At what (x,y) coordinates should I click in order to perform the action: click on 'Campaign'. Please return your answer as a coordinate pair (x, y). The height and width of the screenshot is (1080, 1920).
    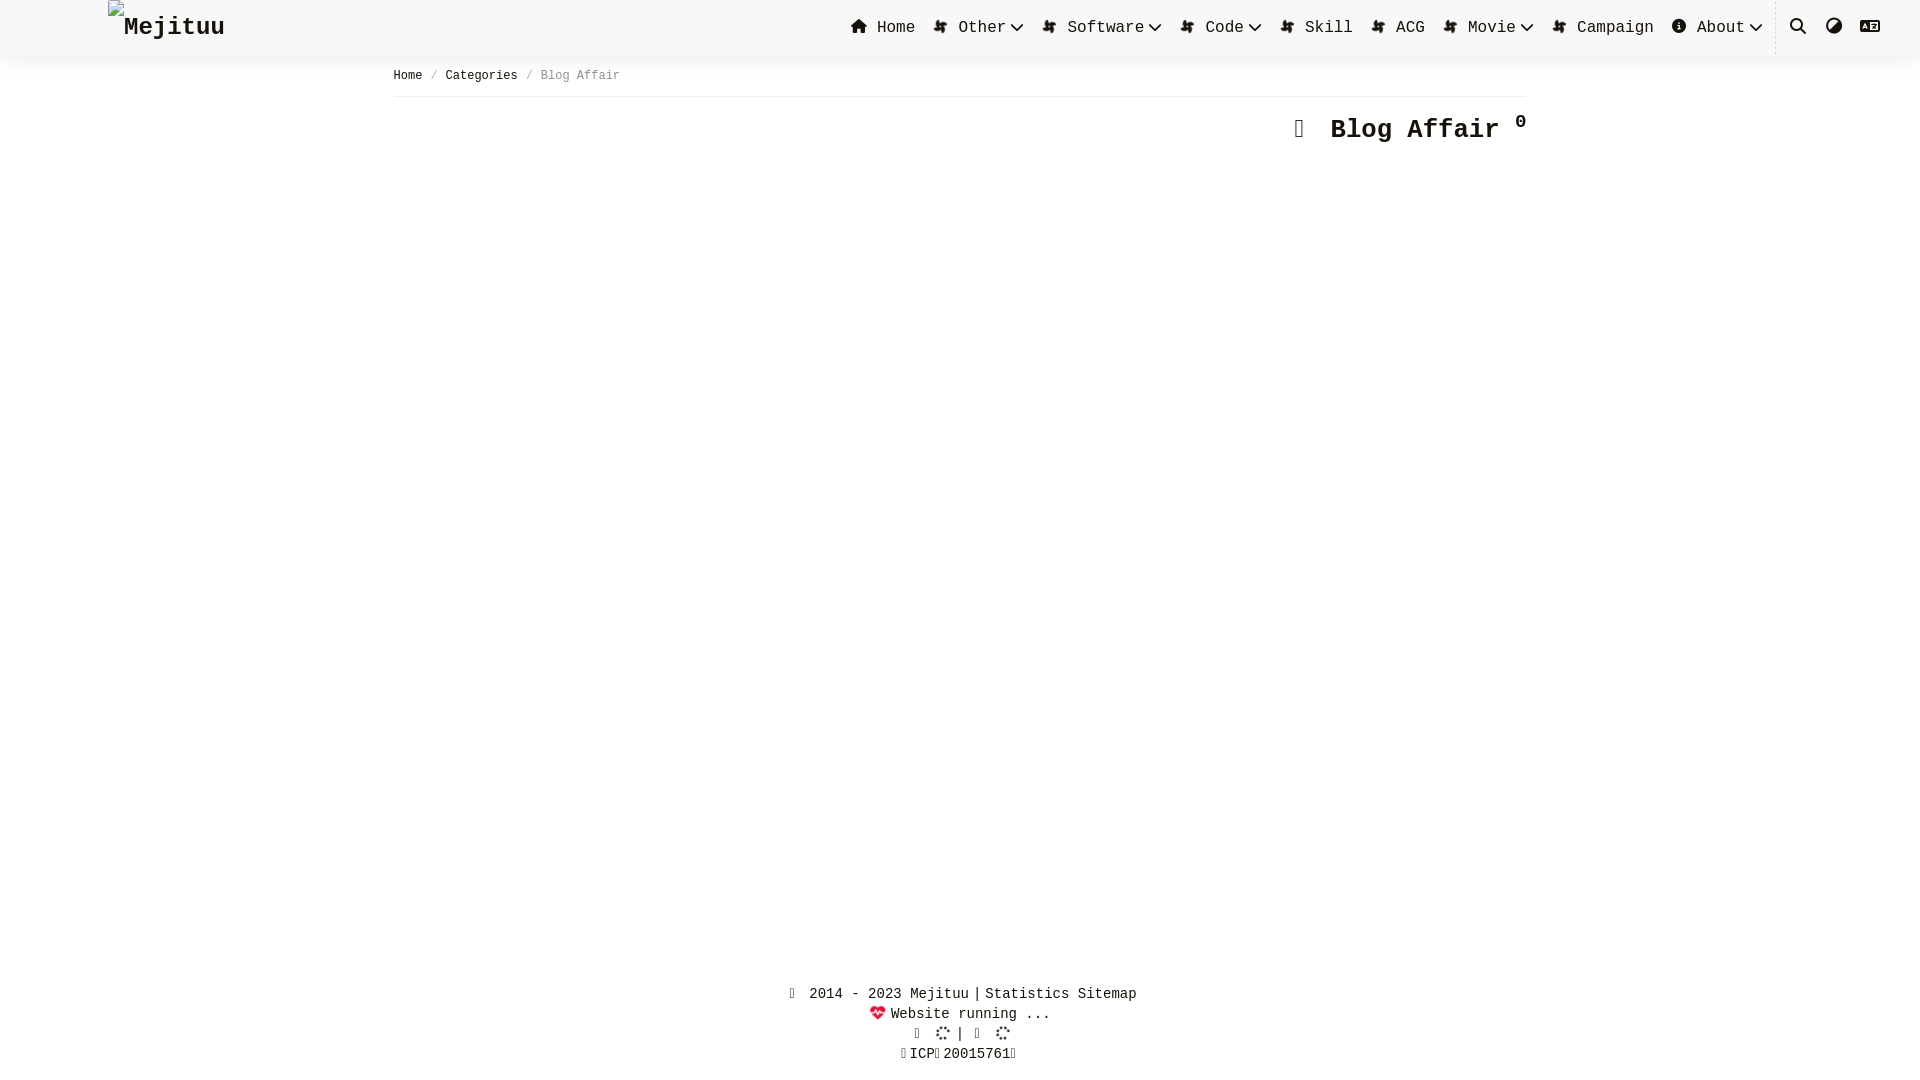
    Looking at the image, I should click on (1602, 27).